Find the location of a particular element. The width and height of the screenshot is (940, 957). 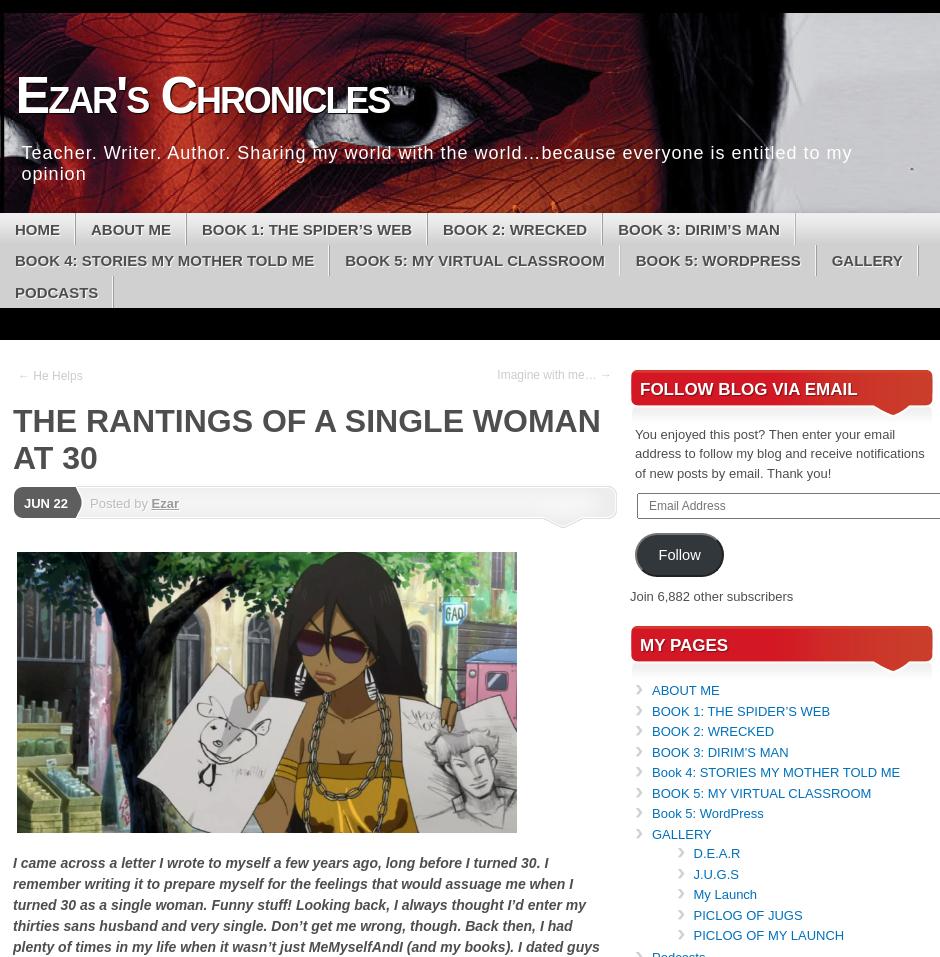

'Jun 22' is located at coordinates (44, 503).